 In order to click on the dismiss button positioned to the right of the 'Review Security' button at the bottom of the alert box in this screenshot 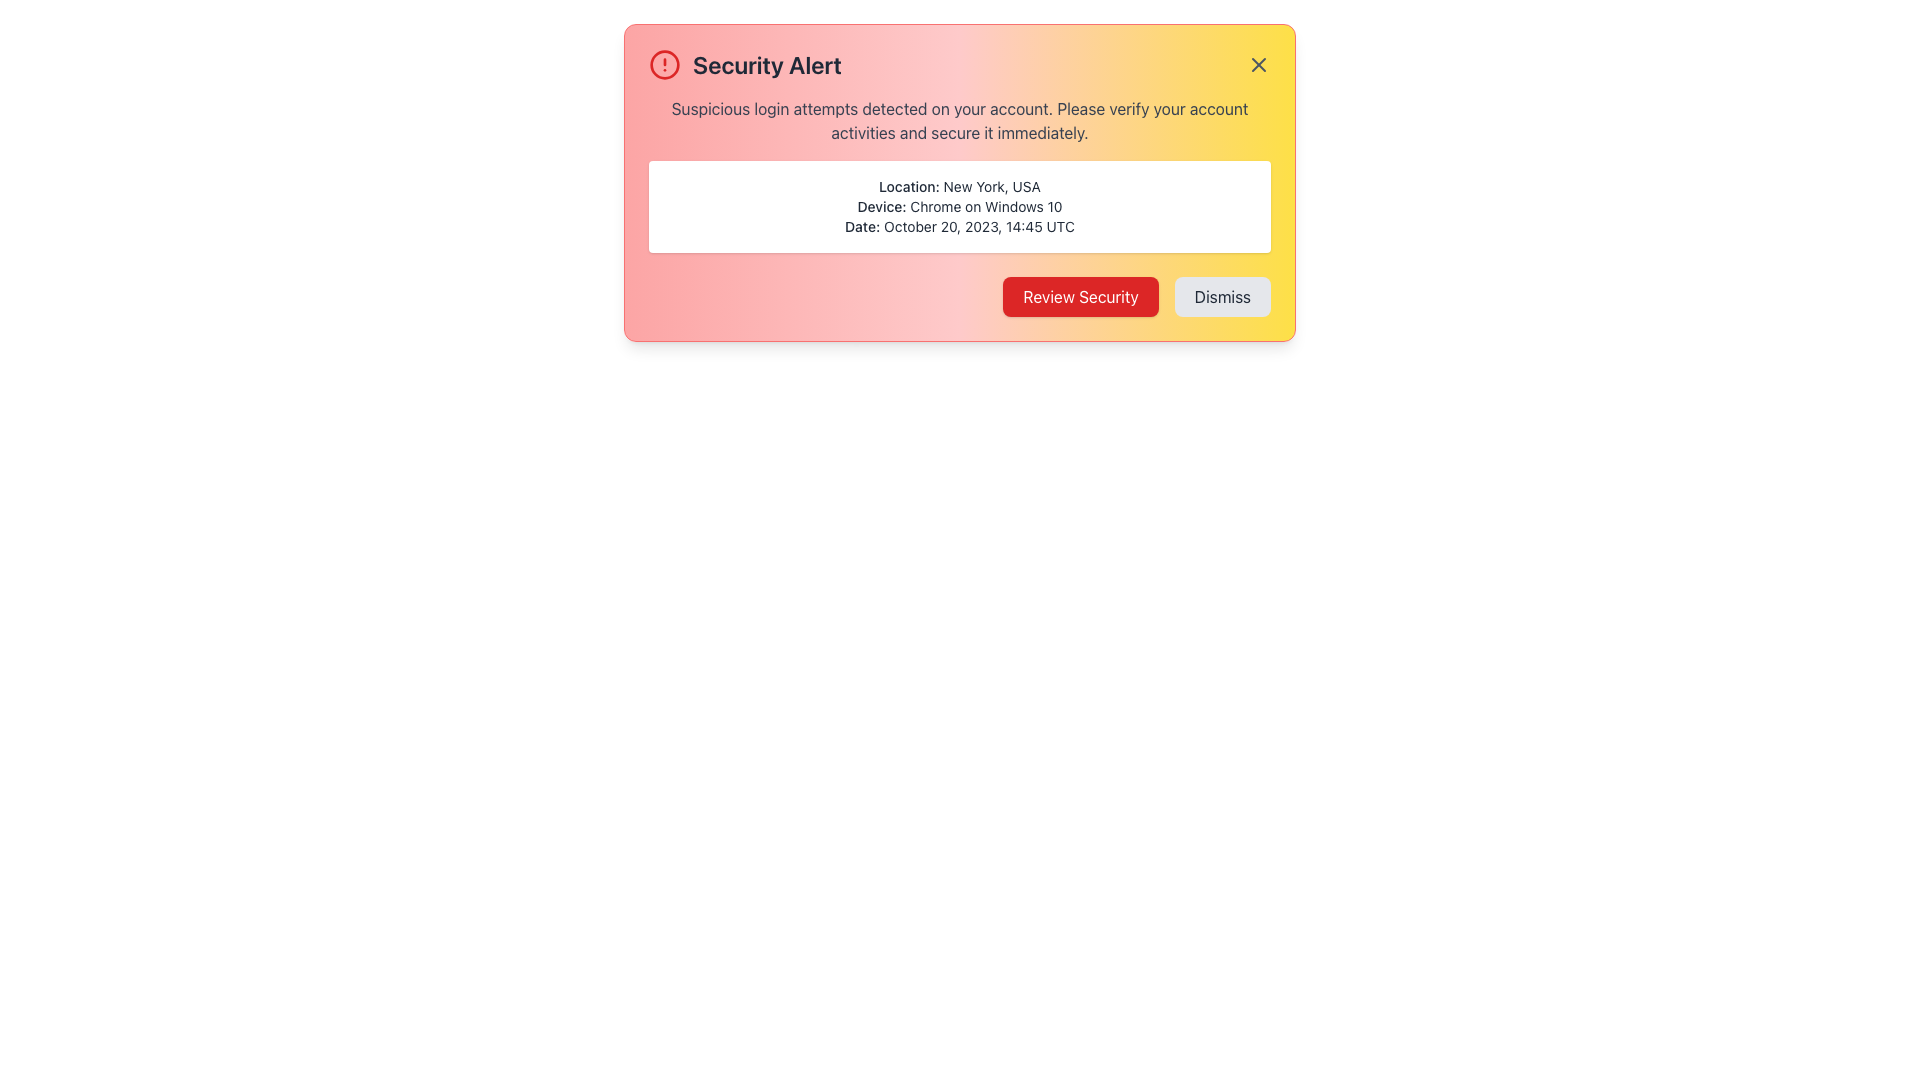, I will do `click(1221, 297)`.